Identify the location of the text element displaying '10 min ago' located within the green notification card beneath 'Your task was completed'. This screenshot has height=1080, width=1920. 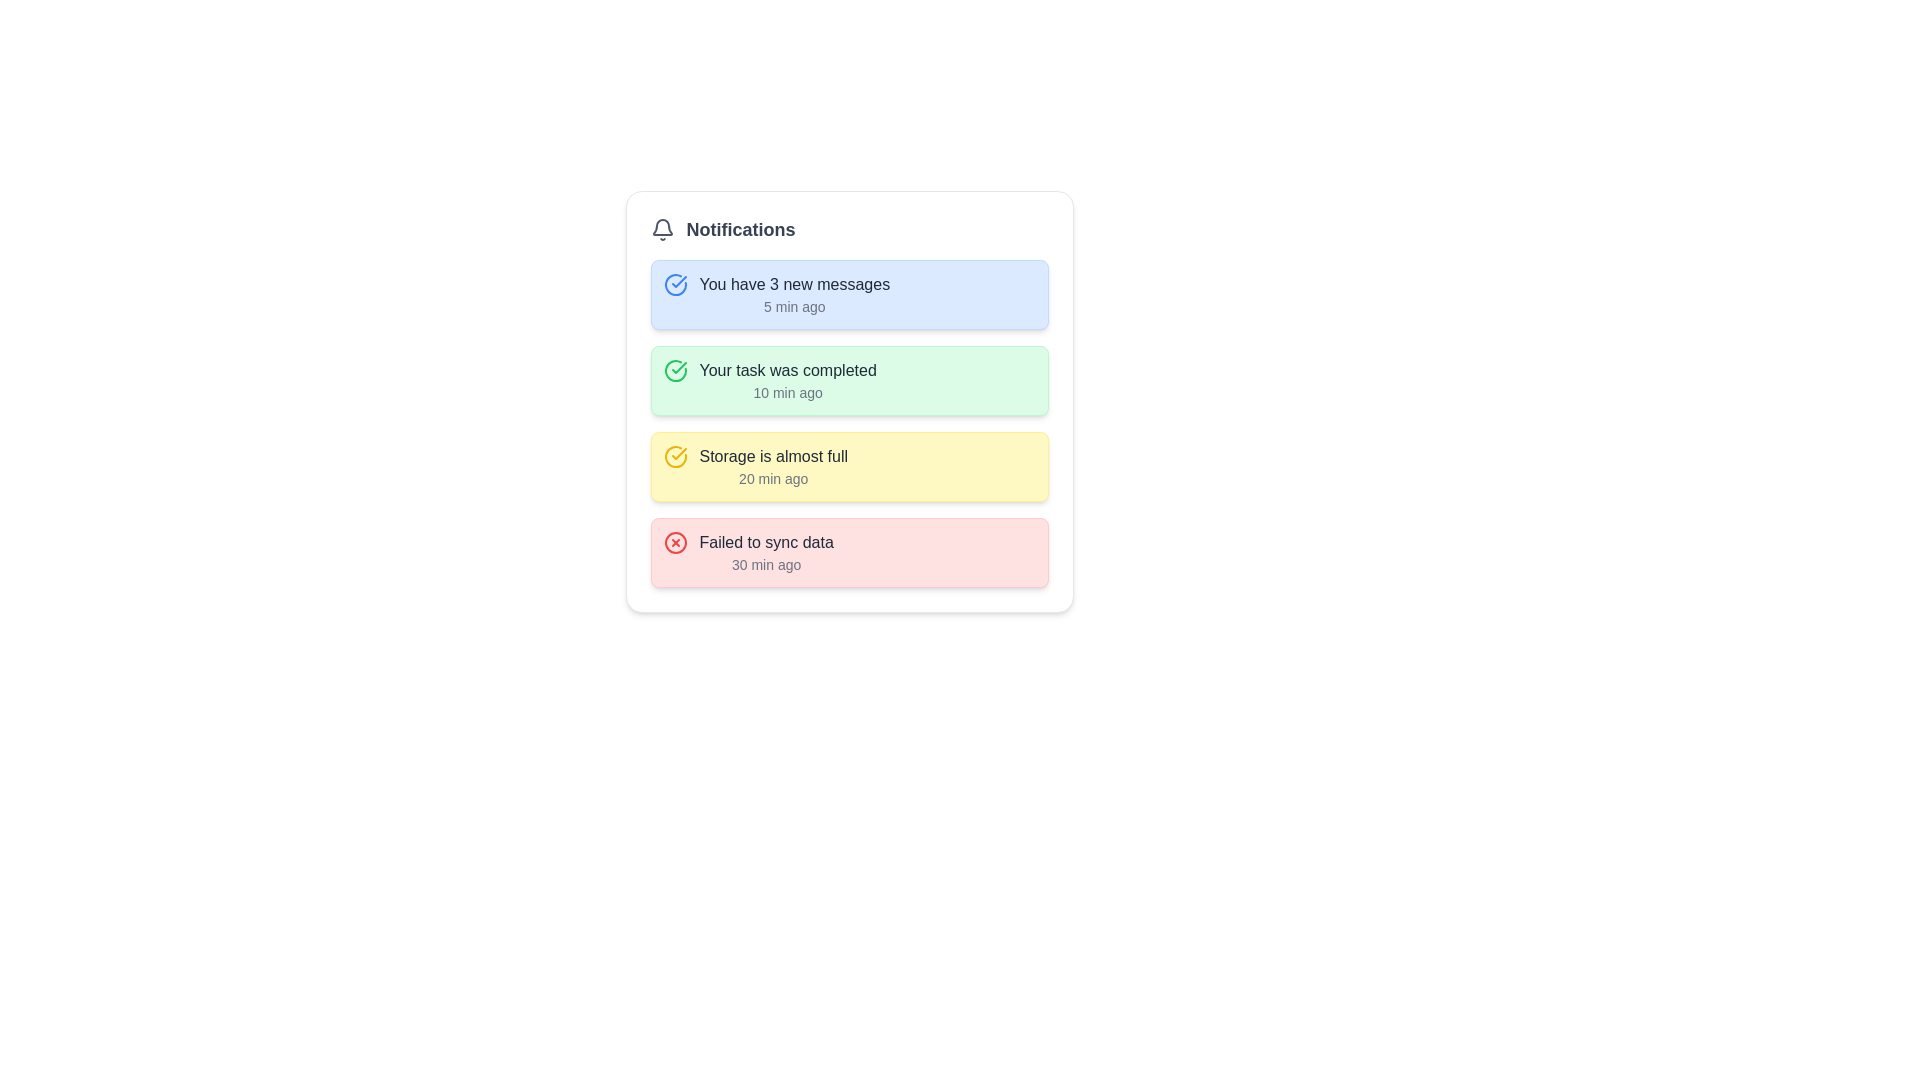
(787, 393).